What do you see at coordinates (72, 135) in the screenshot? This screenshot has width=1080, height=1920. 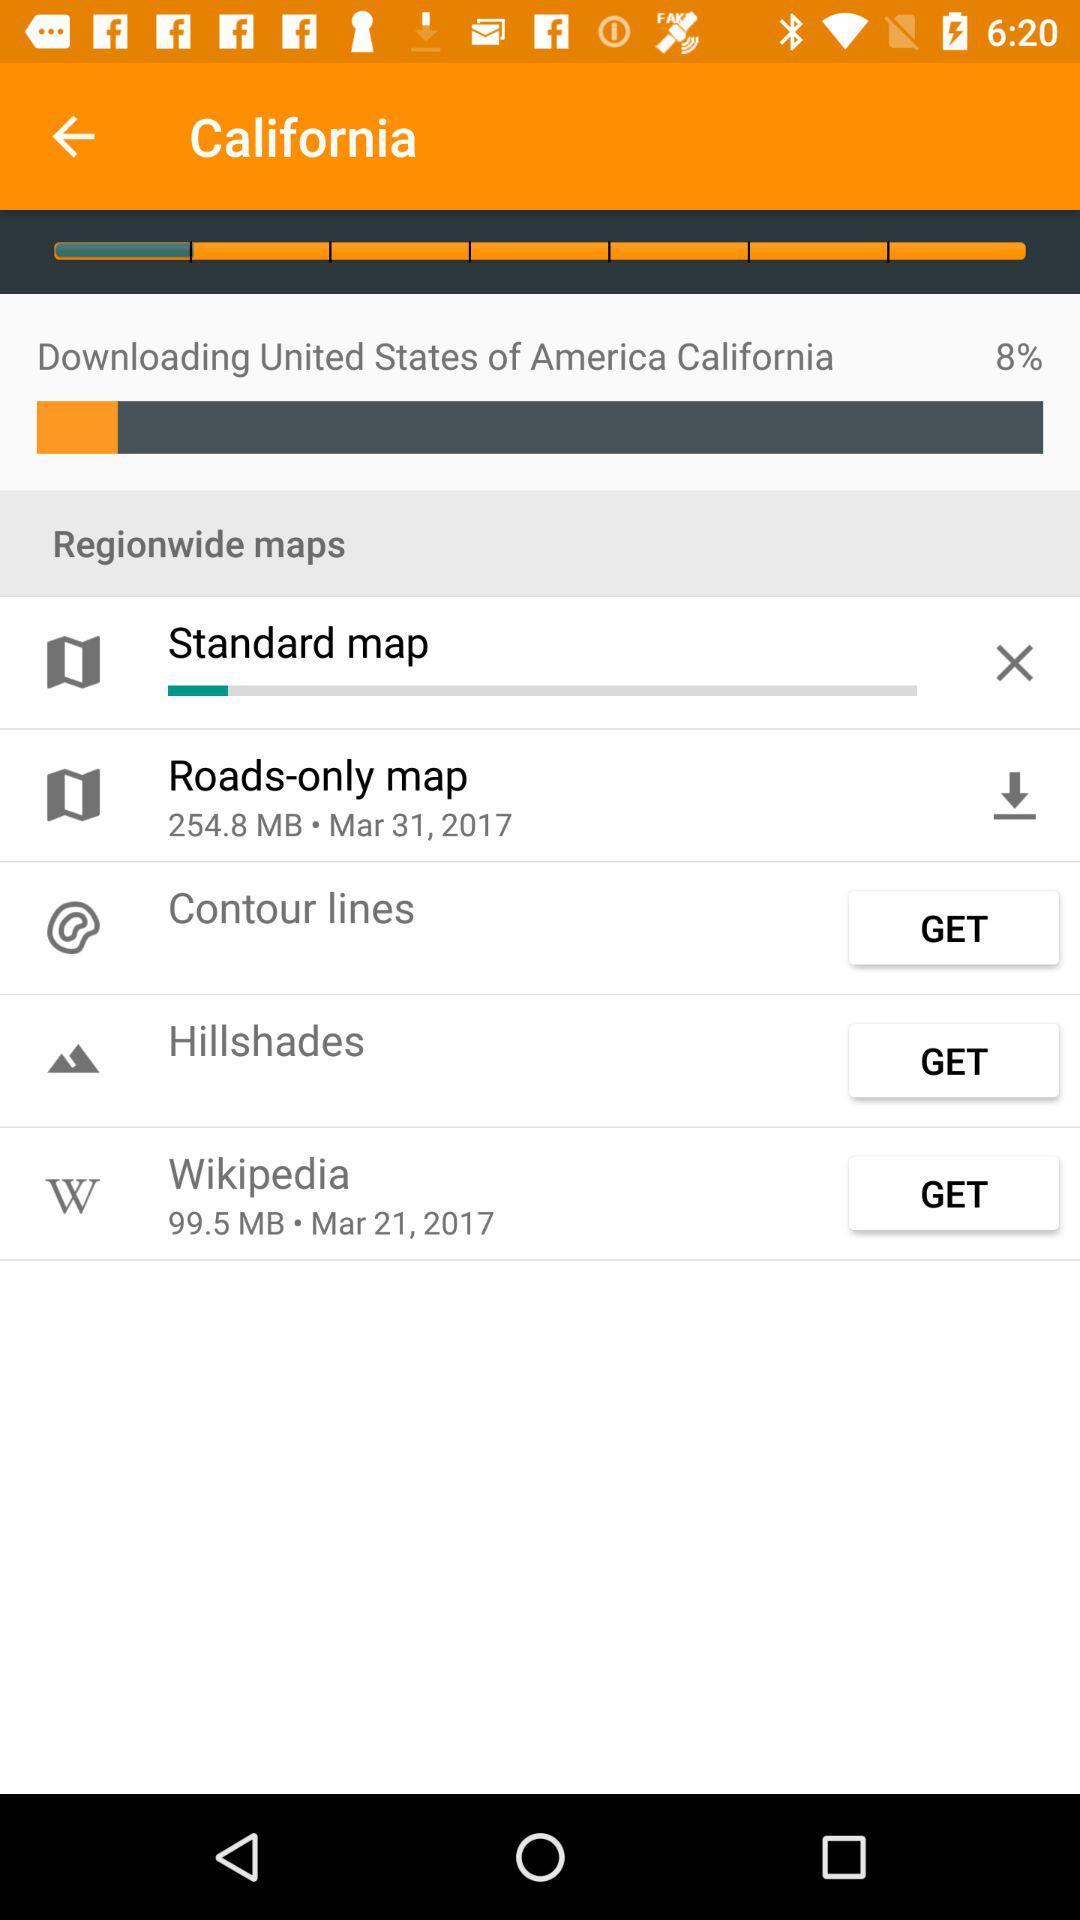 I see `app next to california app` at bounding box center [72, 135].